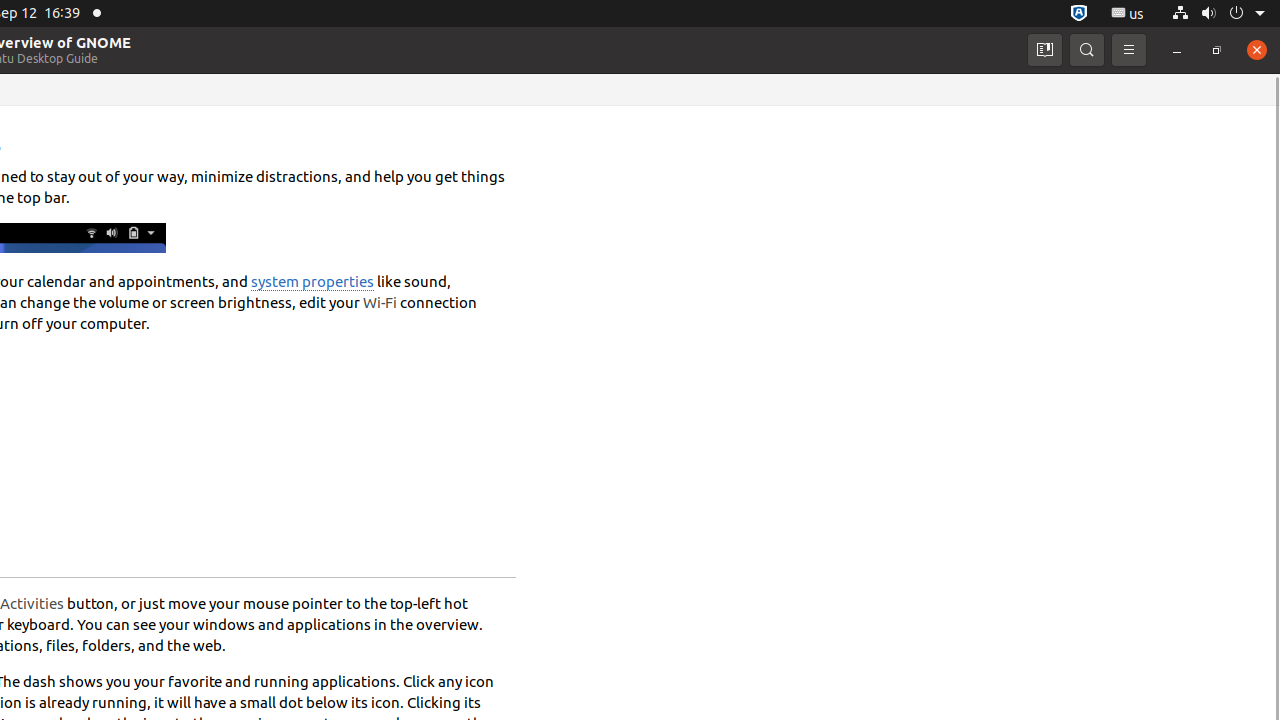 The image size is (1280, 720). Describe the element at coordinates (1255, 48) in the screenshot. I see `'Close'` at that location.